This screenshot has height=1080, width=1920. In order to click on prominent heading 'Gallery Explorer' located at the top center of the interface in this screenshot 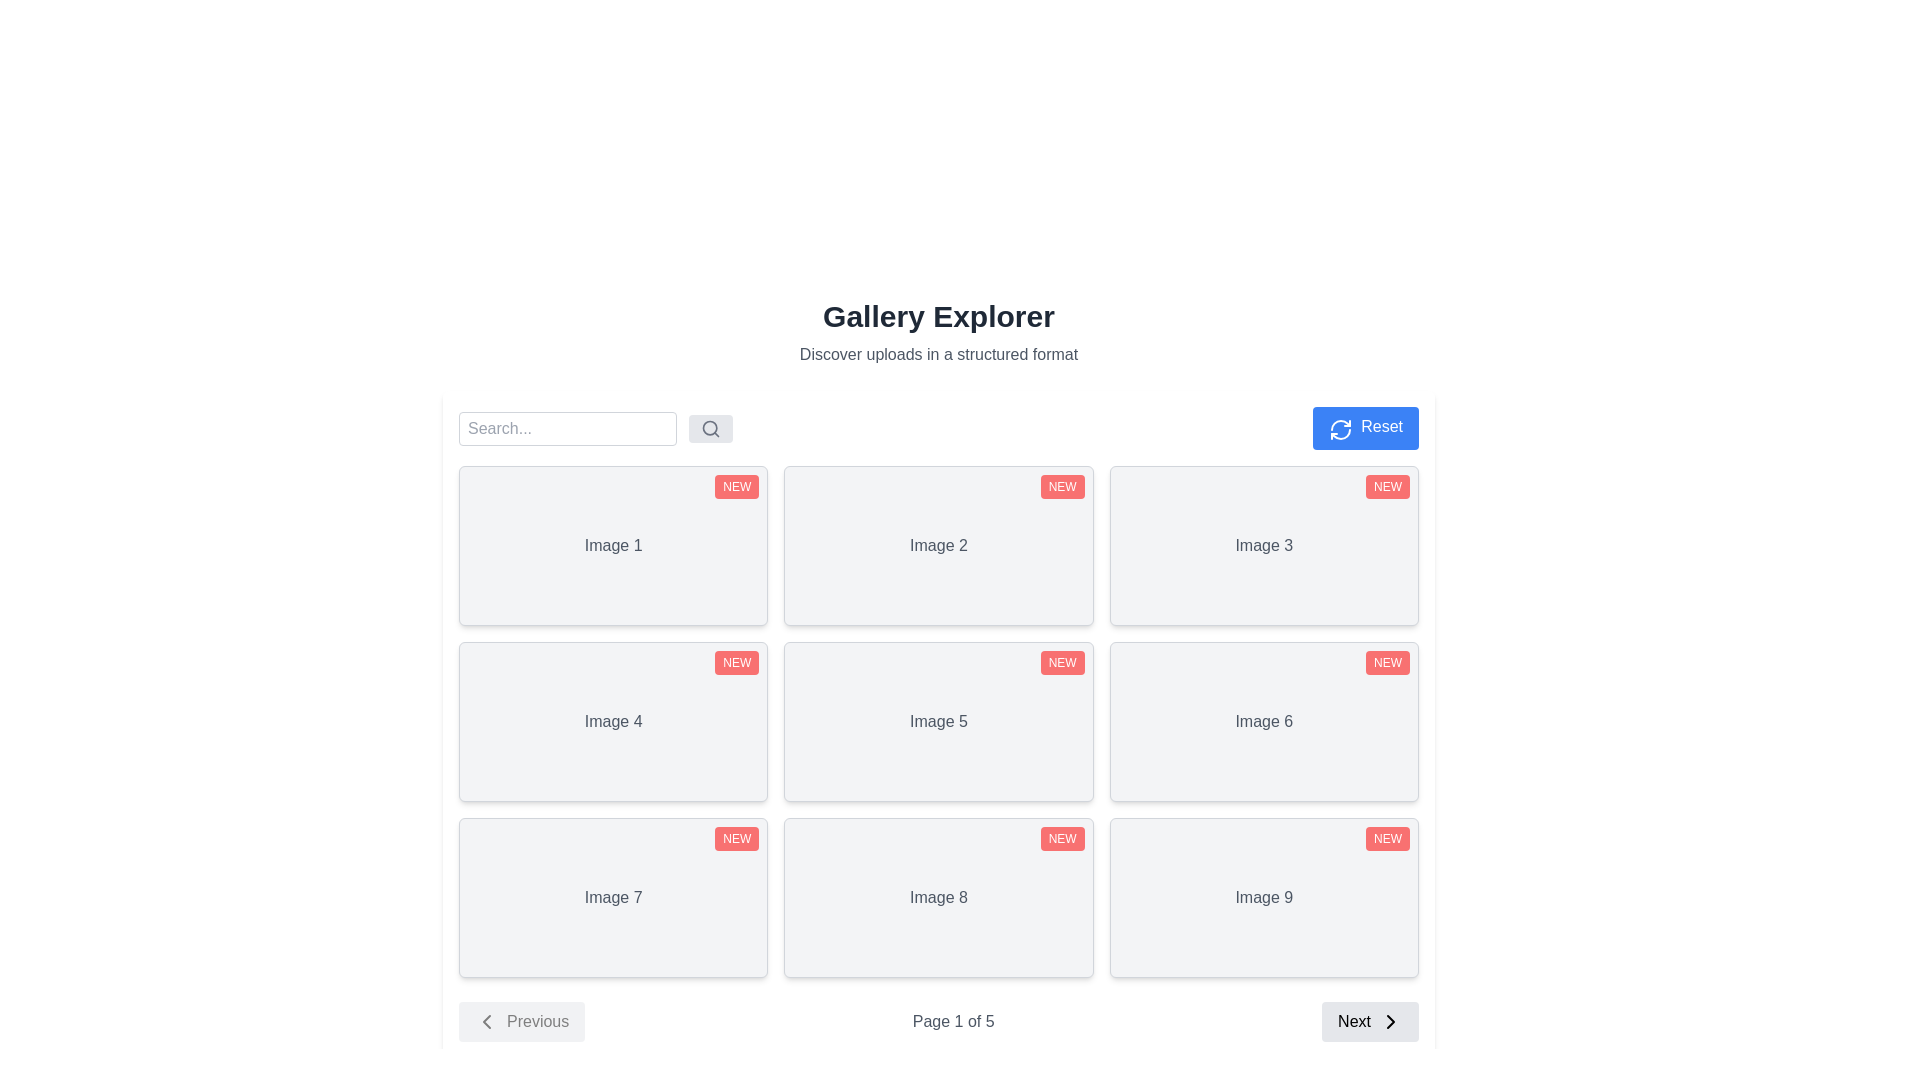, I will do `click(938, 331)`.